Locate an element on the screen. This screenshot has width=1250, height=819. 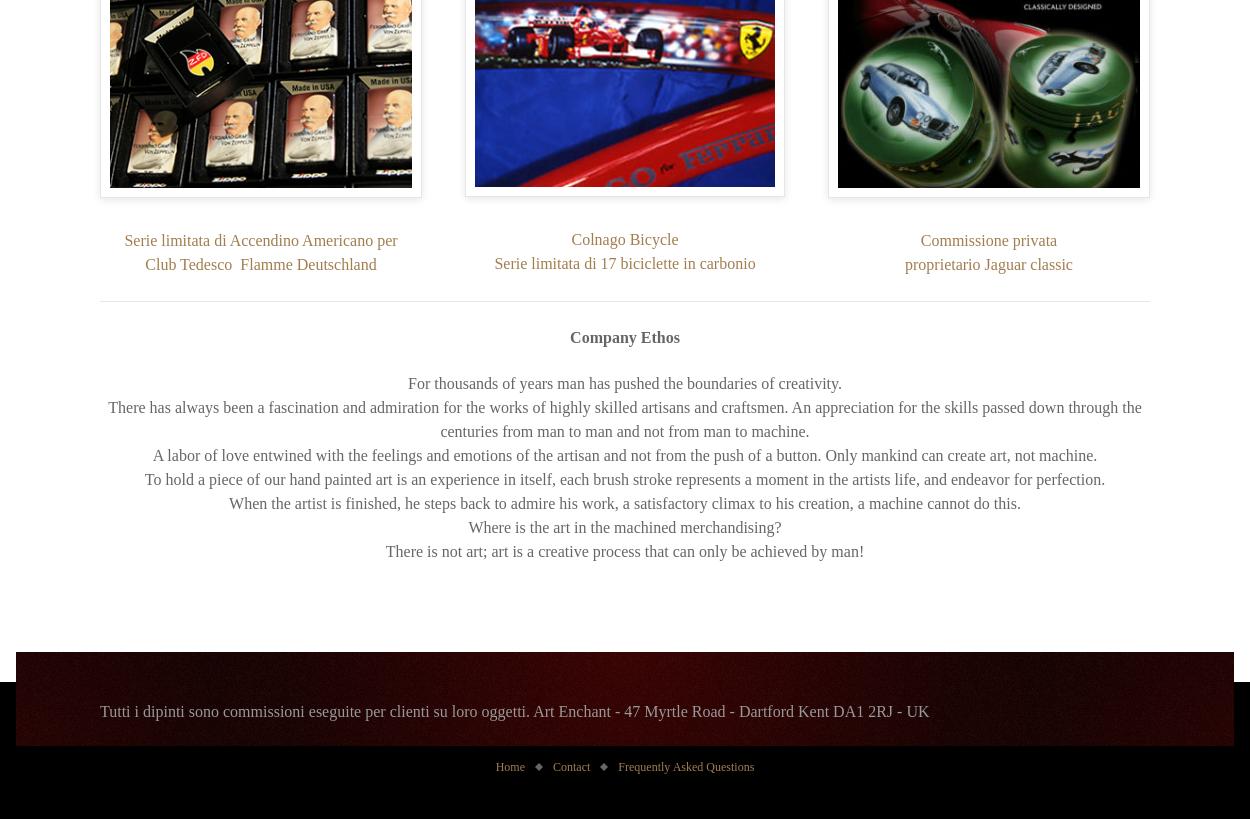
'Contact' is located at coordinates (553, 766).